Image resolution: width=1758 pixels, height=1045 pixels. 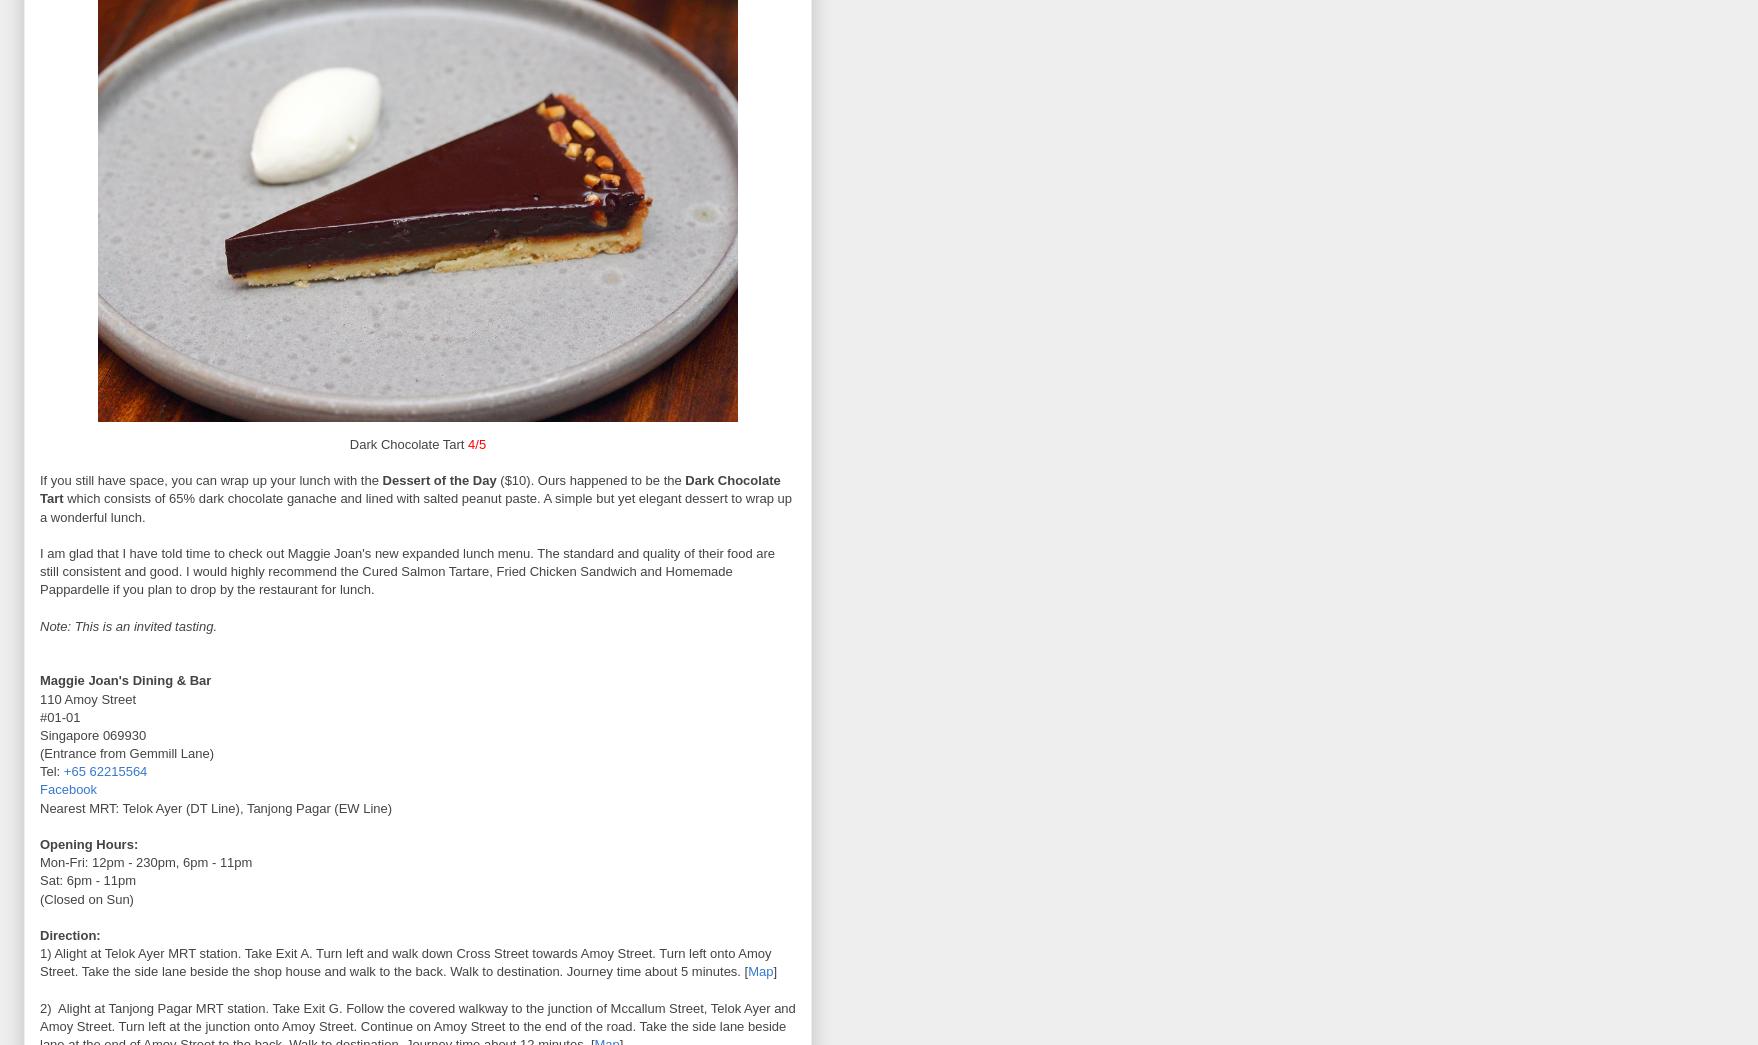 I want to click on '1) Alight at Telok Ayer MRT station. Take Exit A. Turn left and walk down Cross Street towards Amoy Street. Turn left onto Amoy Street. Take the side lane beside the shop house and walk to the back. Walk to destination. Journey time about 5 minutes. [', so click(x=405, y=961).